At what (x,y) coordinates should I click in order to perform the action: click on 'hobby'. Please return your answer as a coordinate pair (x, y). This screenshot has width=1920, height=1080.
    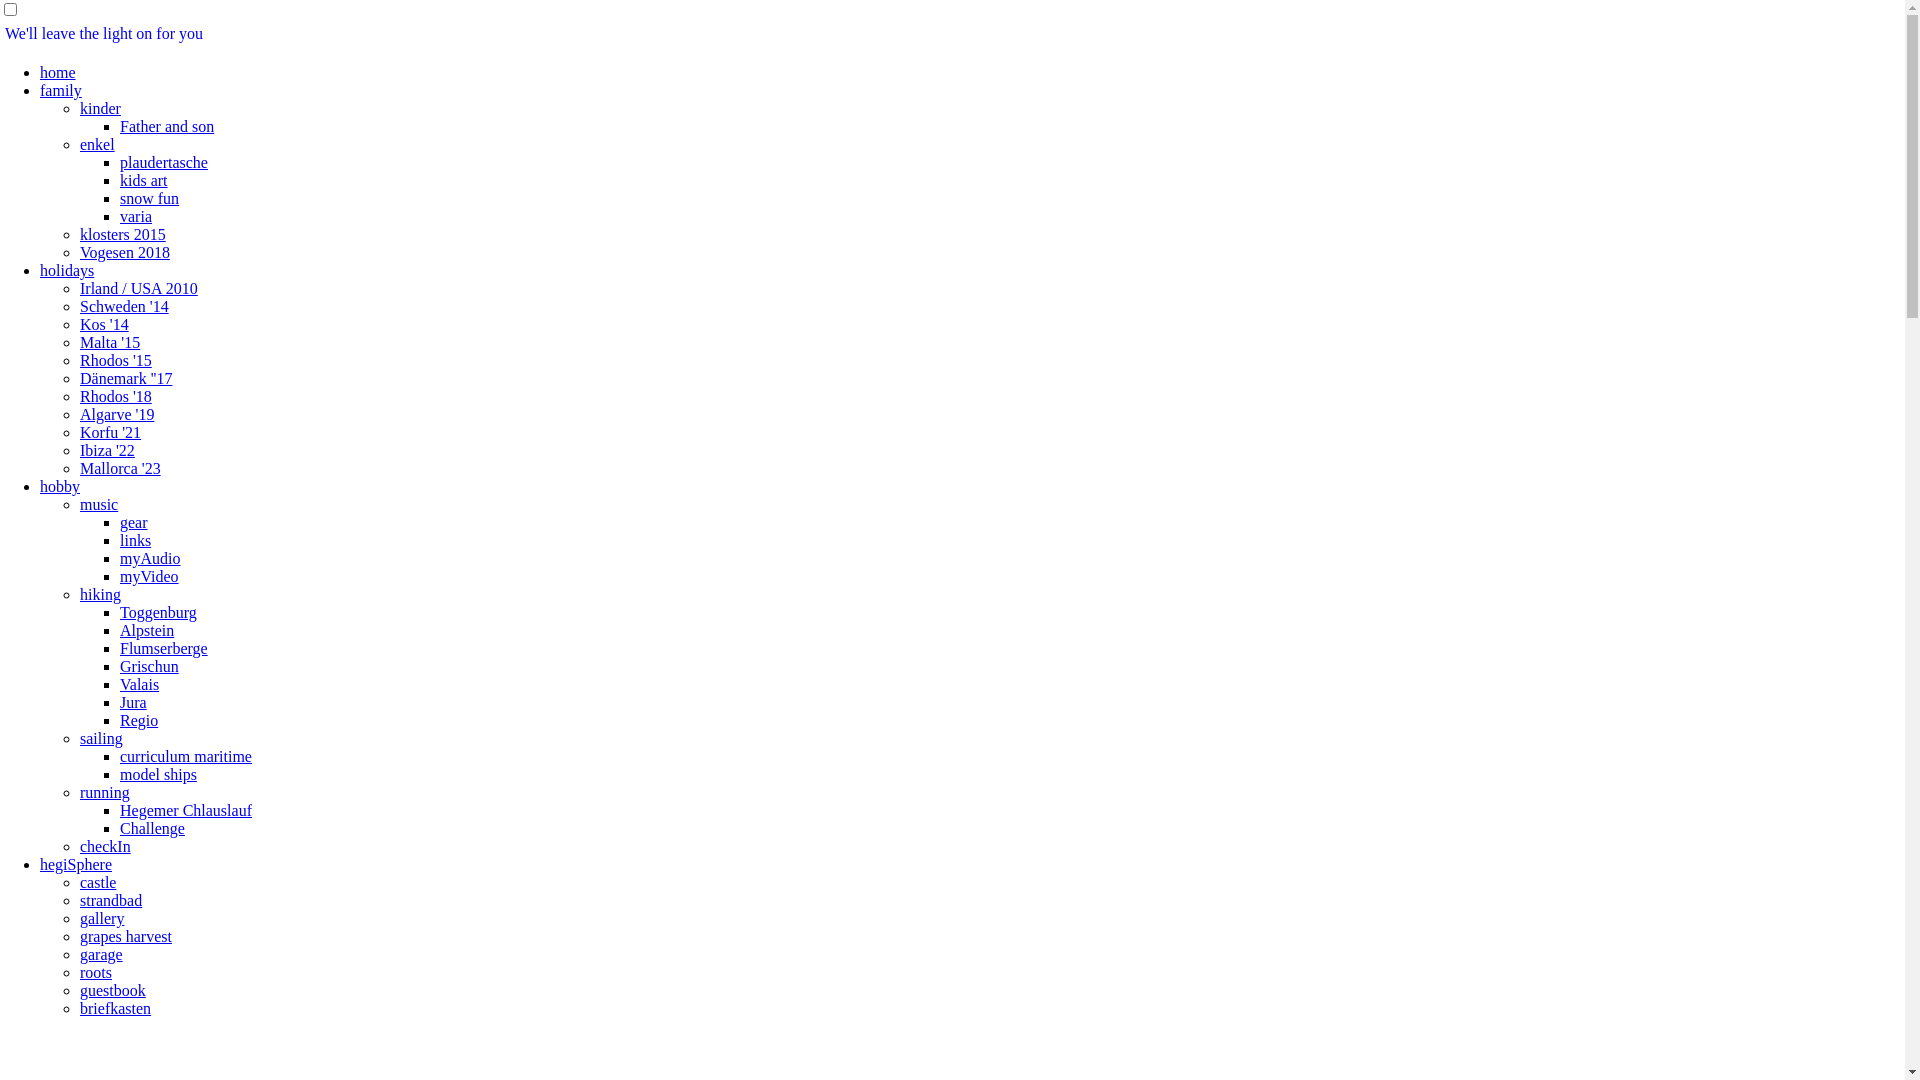
    Looking at the image, I should click on (59, 486).